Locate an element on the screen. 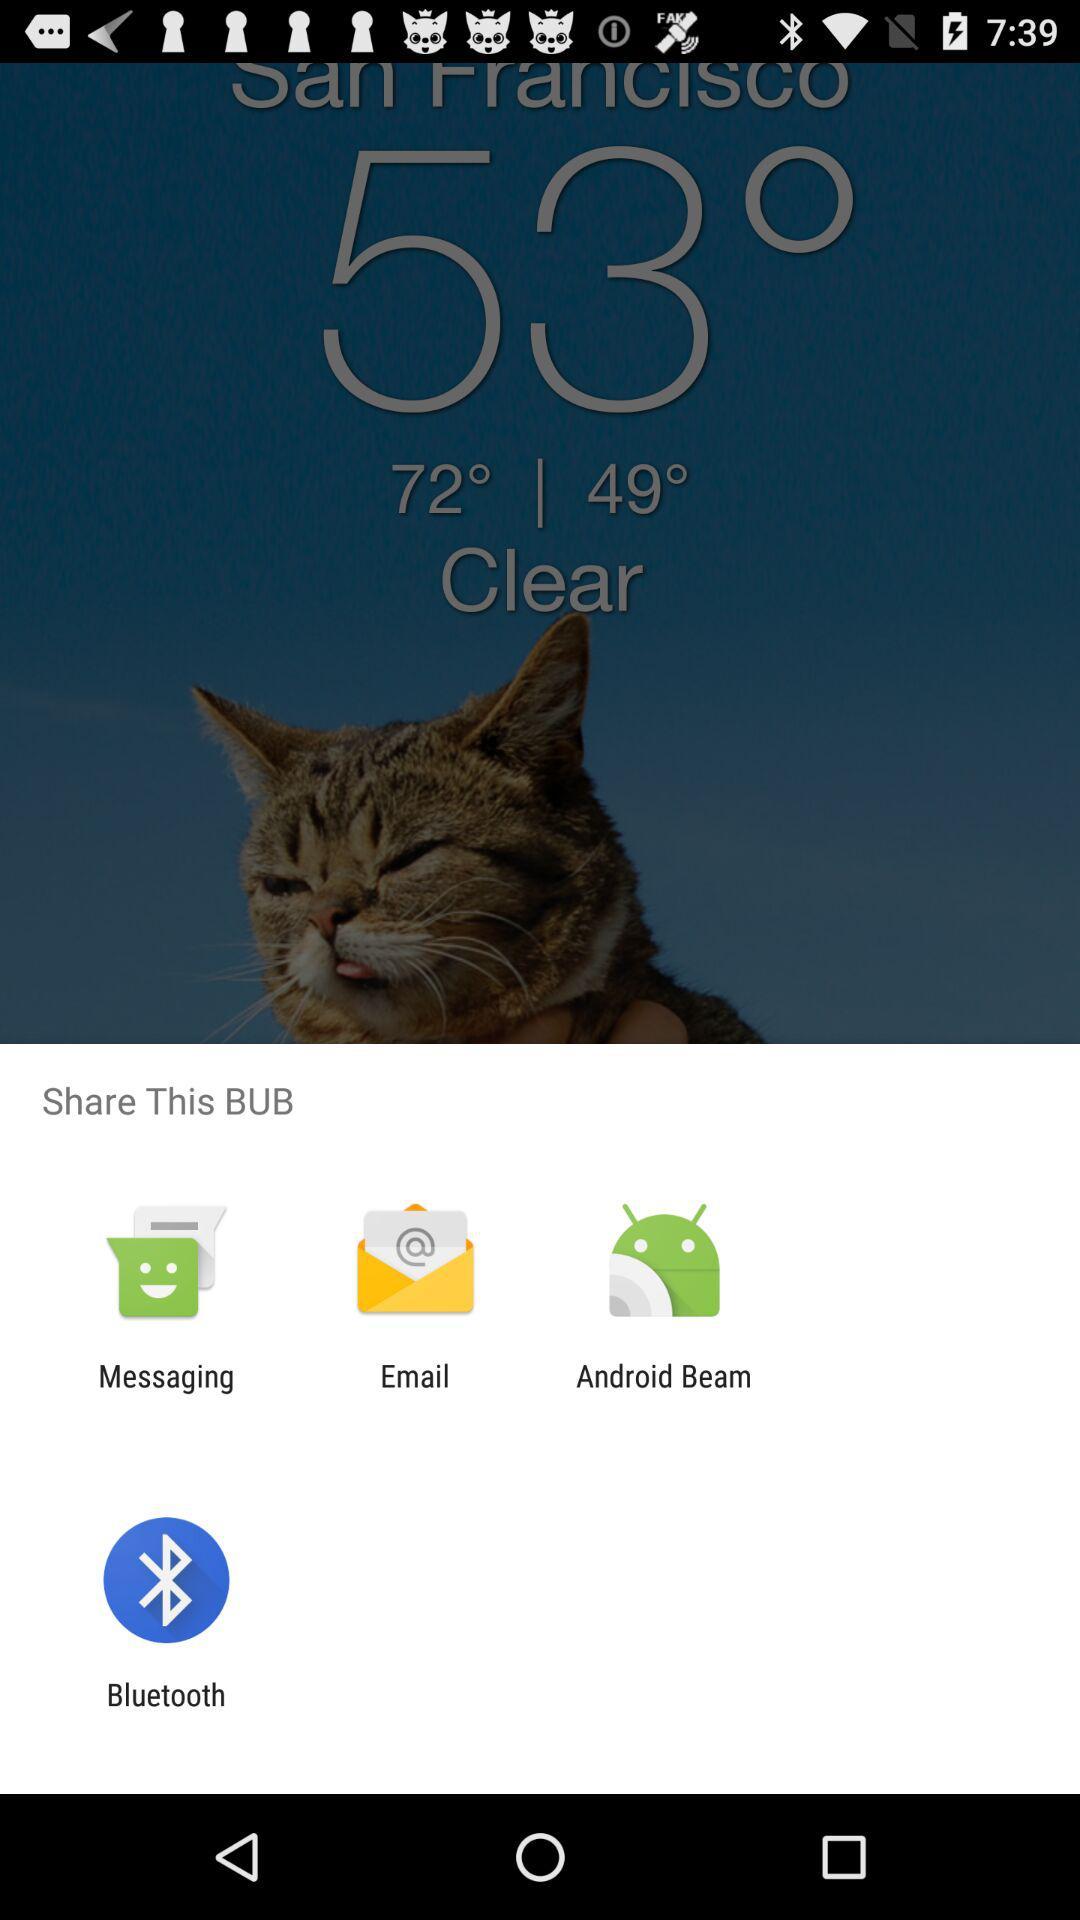  the app next to the android beam is located at coordinates (414, 1392).